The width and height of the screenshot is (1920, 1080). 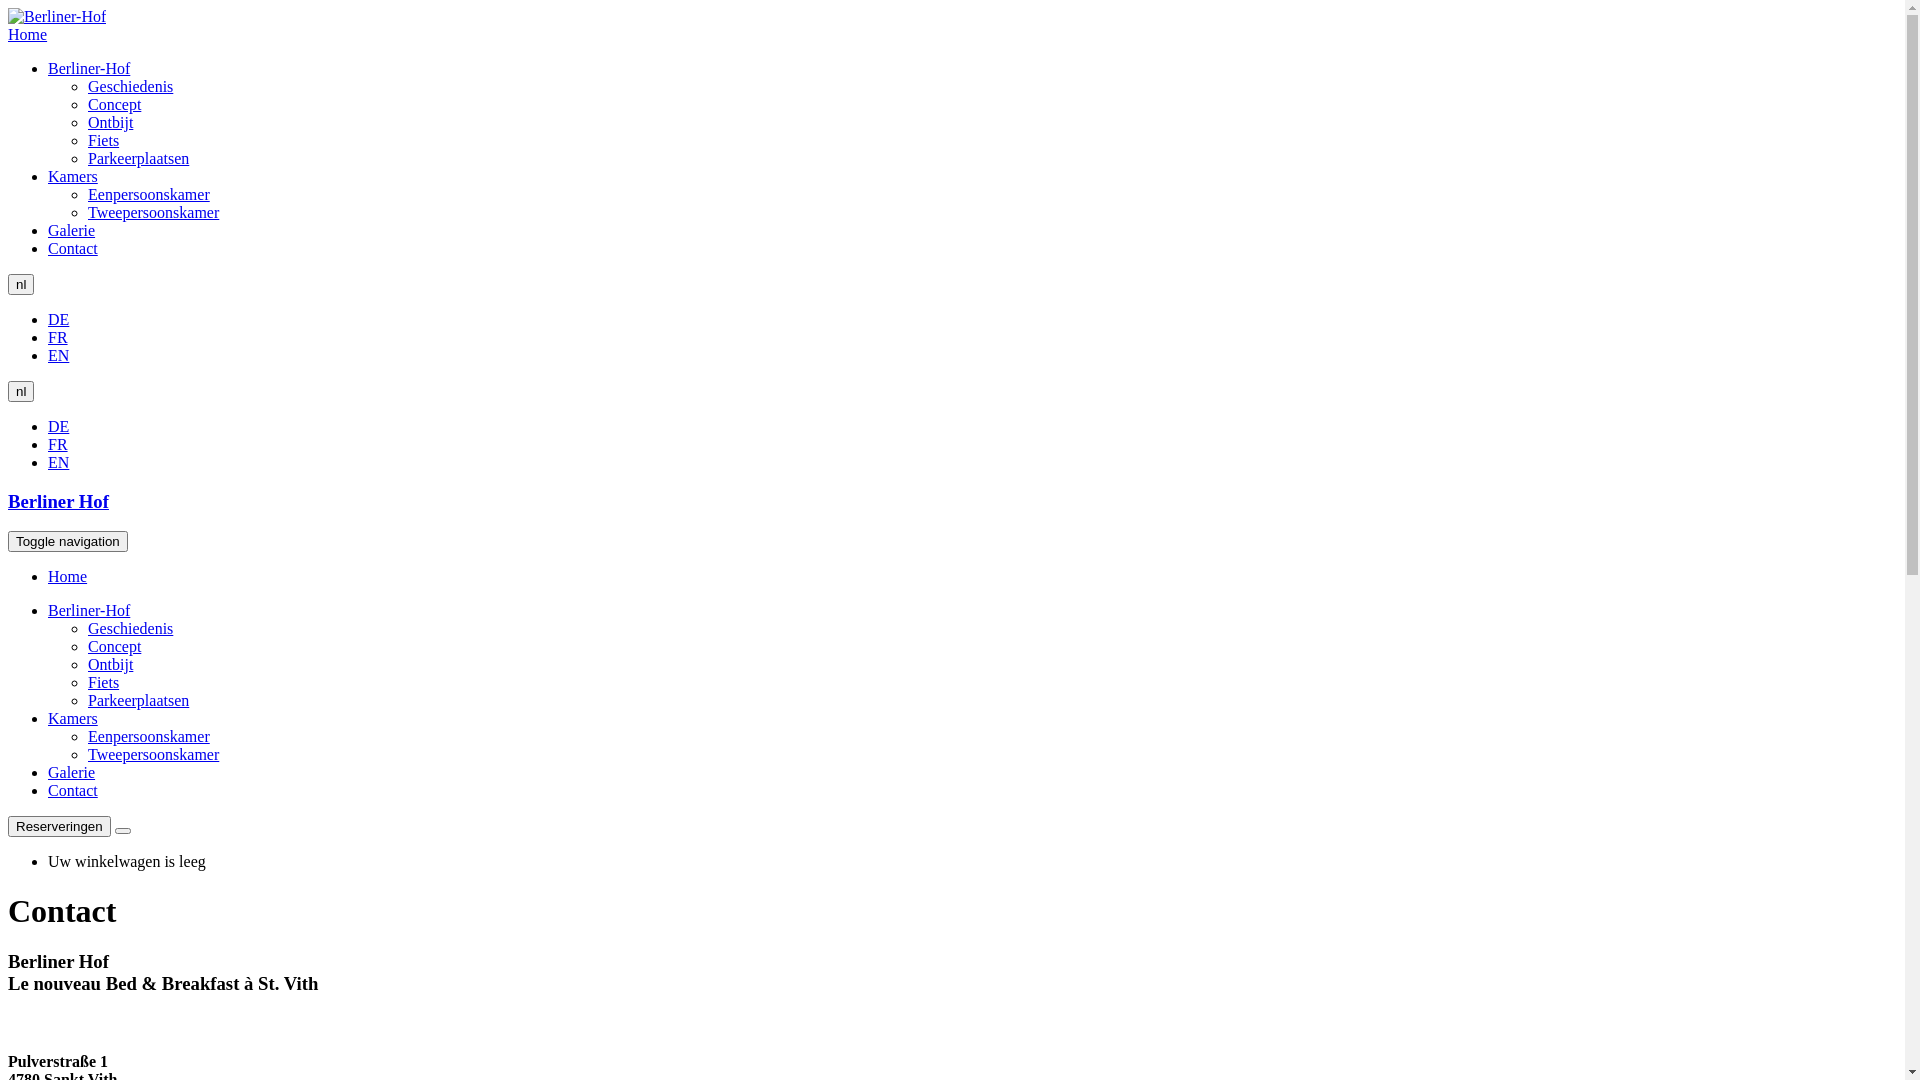 What do you see at coordinates (48, 717) in the screenshot?
I see `'Kamers'` at bounding box center [48, 717].